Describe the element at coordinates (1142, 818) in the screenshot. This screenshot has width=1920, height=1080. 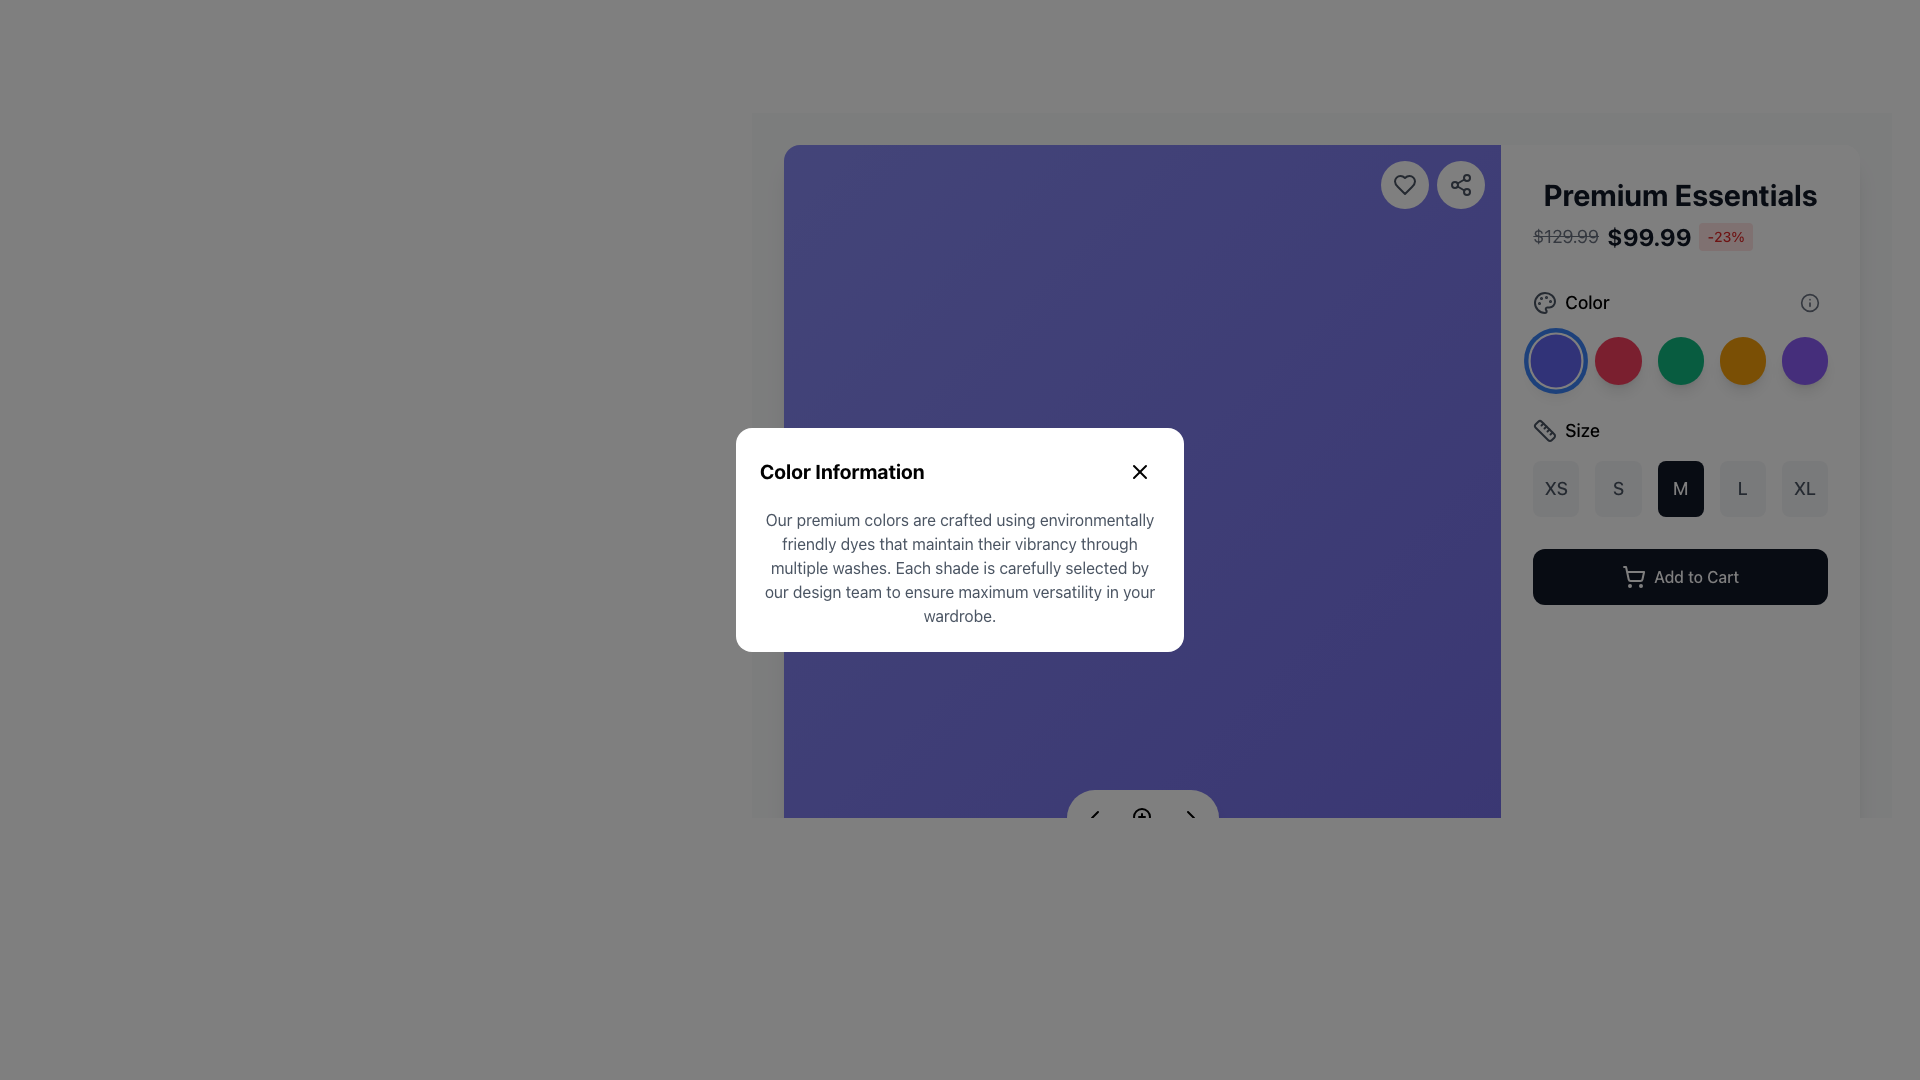
I see `the magnifying glass icon with a plus sign in the center, located inside the circular button at the bottom center of the interface to zoom in` at that location.